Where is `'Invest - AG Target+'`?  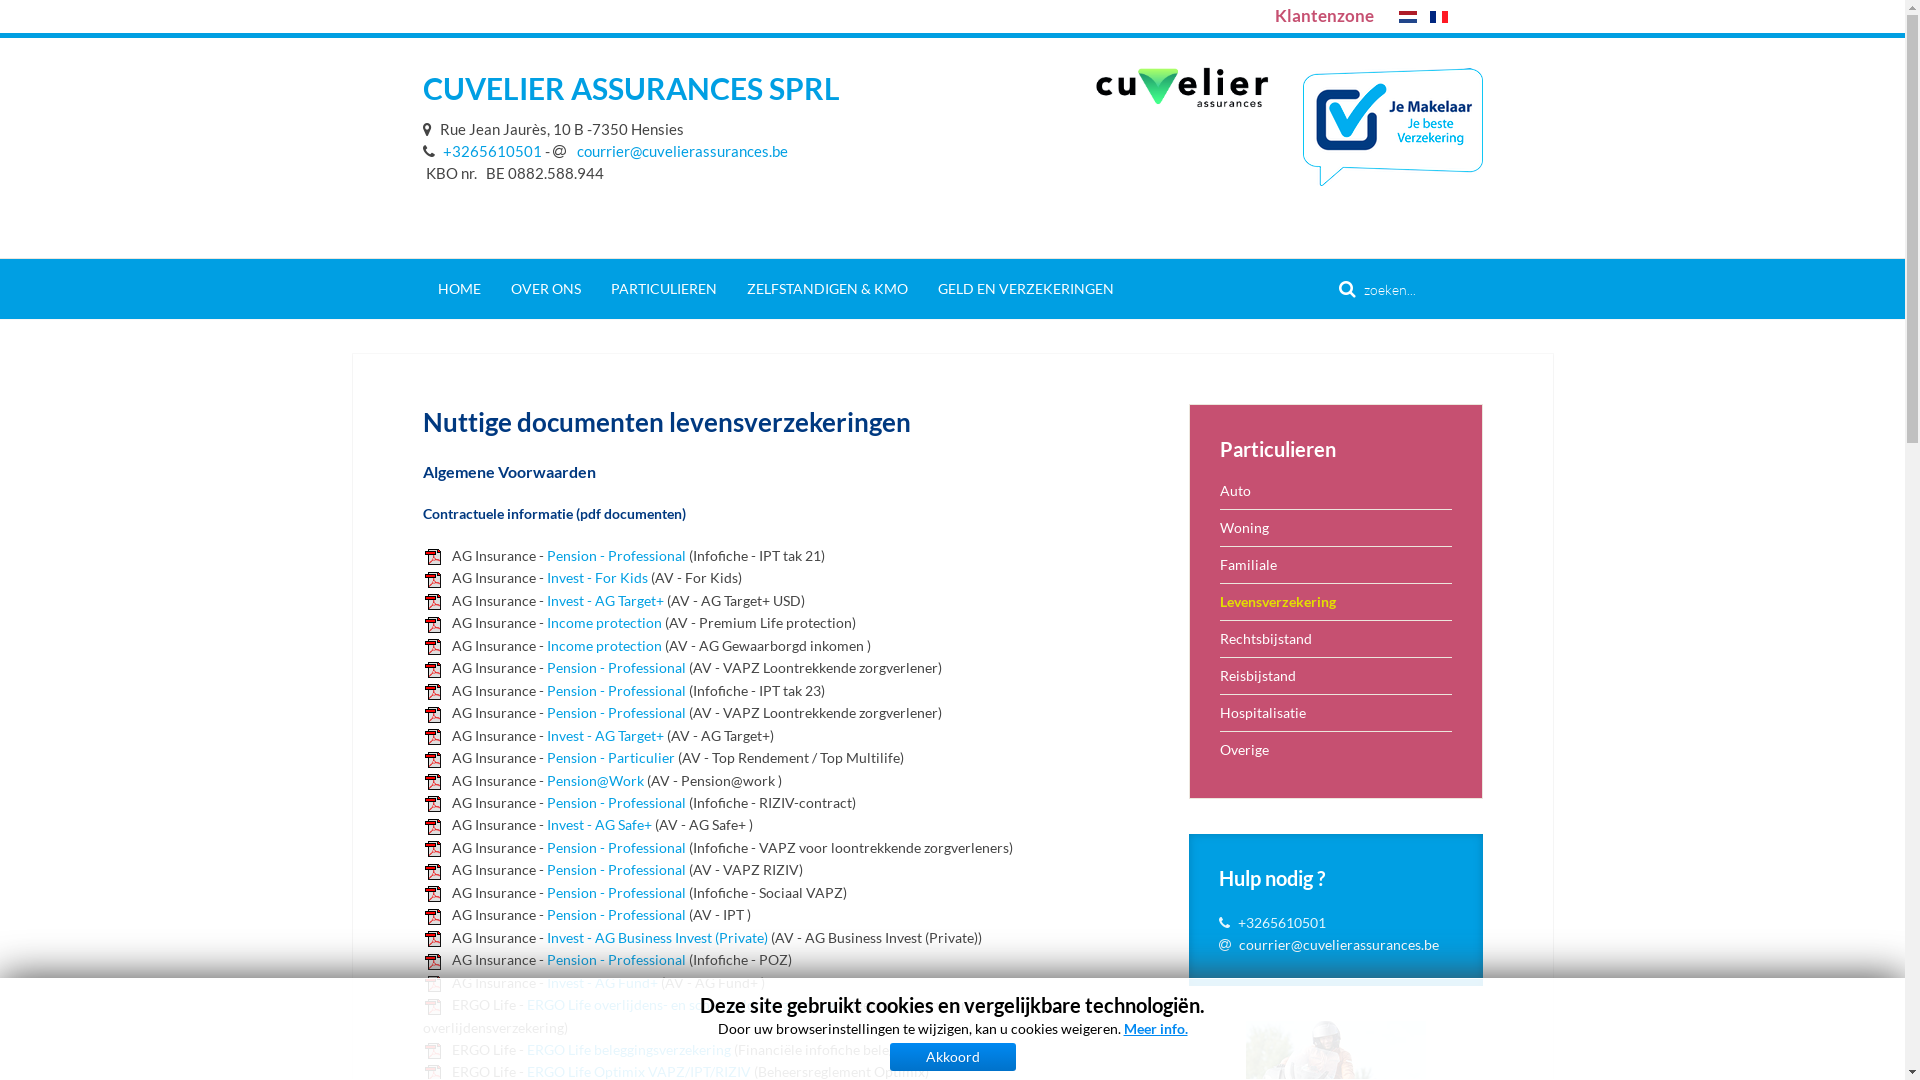
'Invest - AG Target+' is located at coordinates (603, 735).